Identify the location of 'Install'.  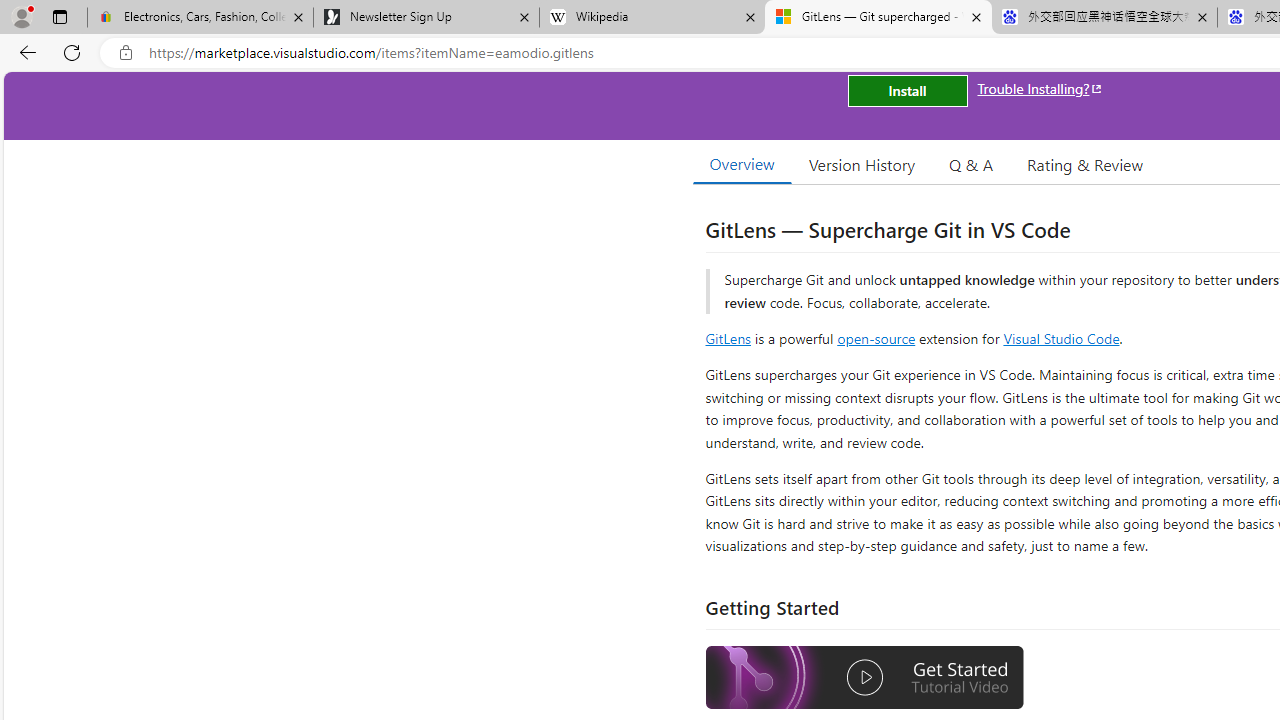
(906, 91).